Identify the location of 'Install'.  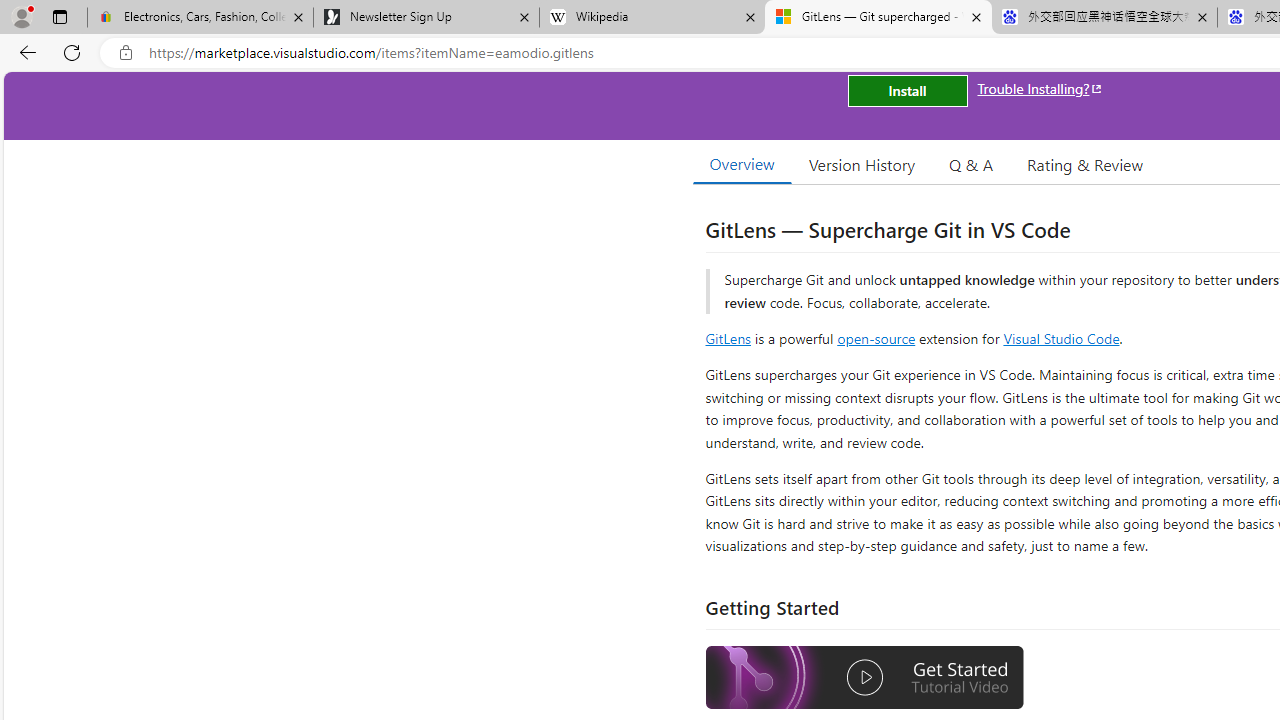
(906, 91).